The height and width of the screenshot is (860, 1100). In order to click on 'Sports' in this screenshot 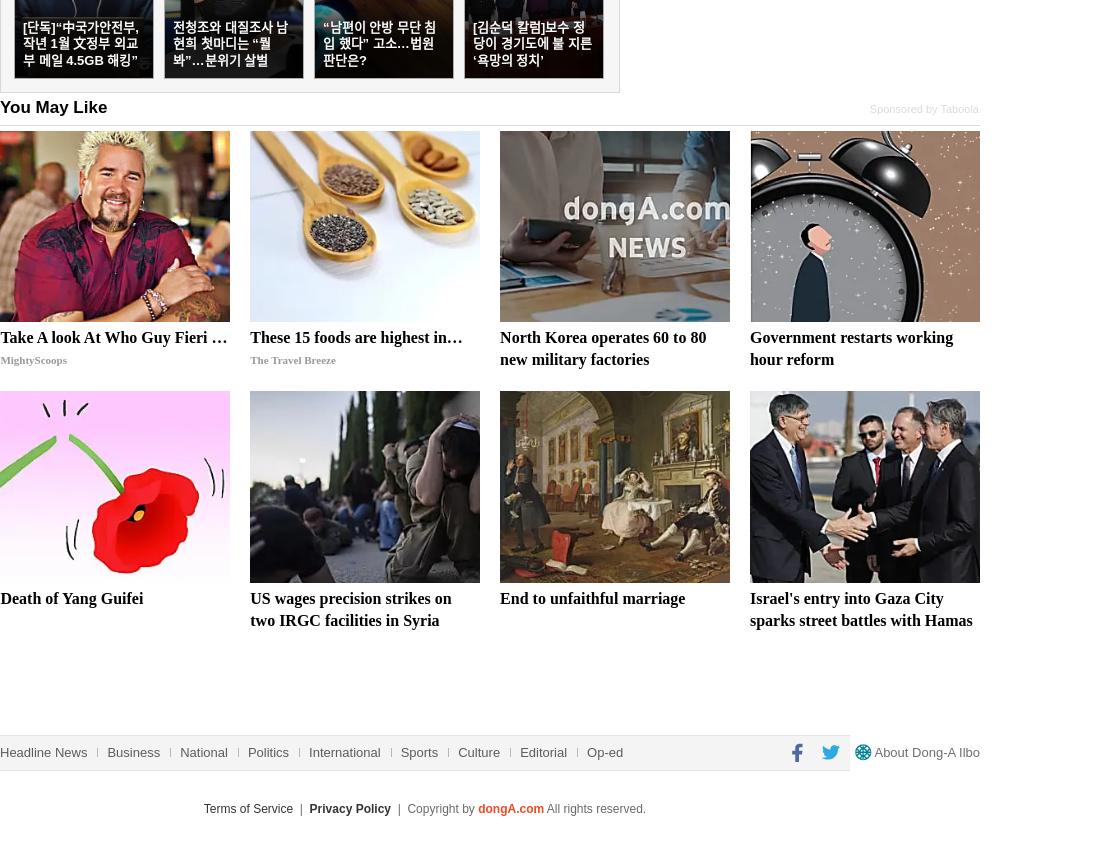, I will do `click(399, 750)`.